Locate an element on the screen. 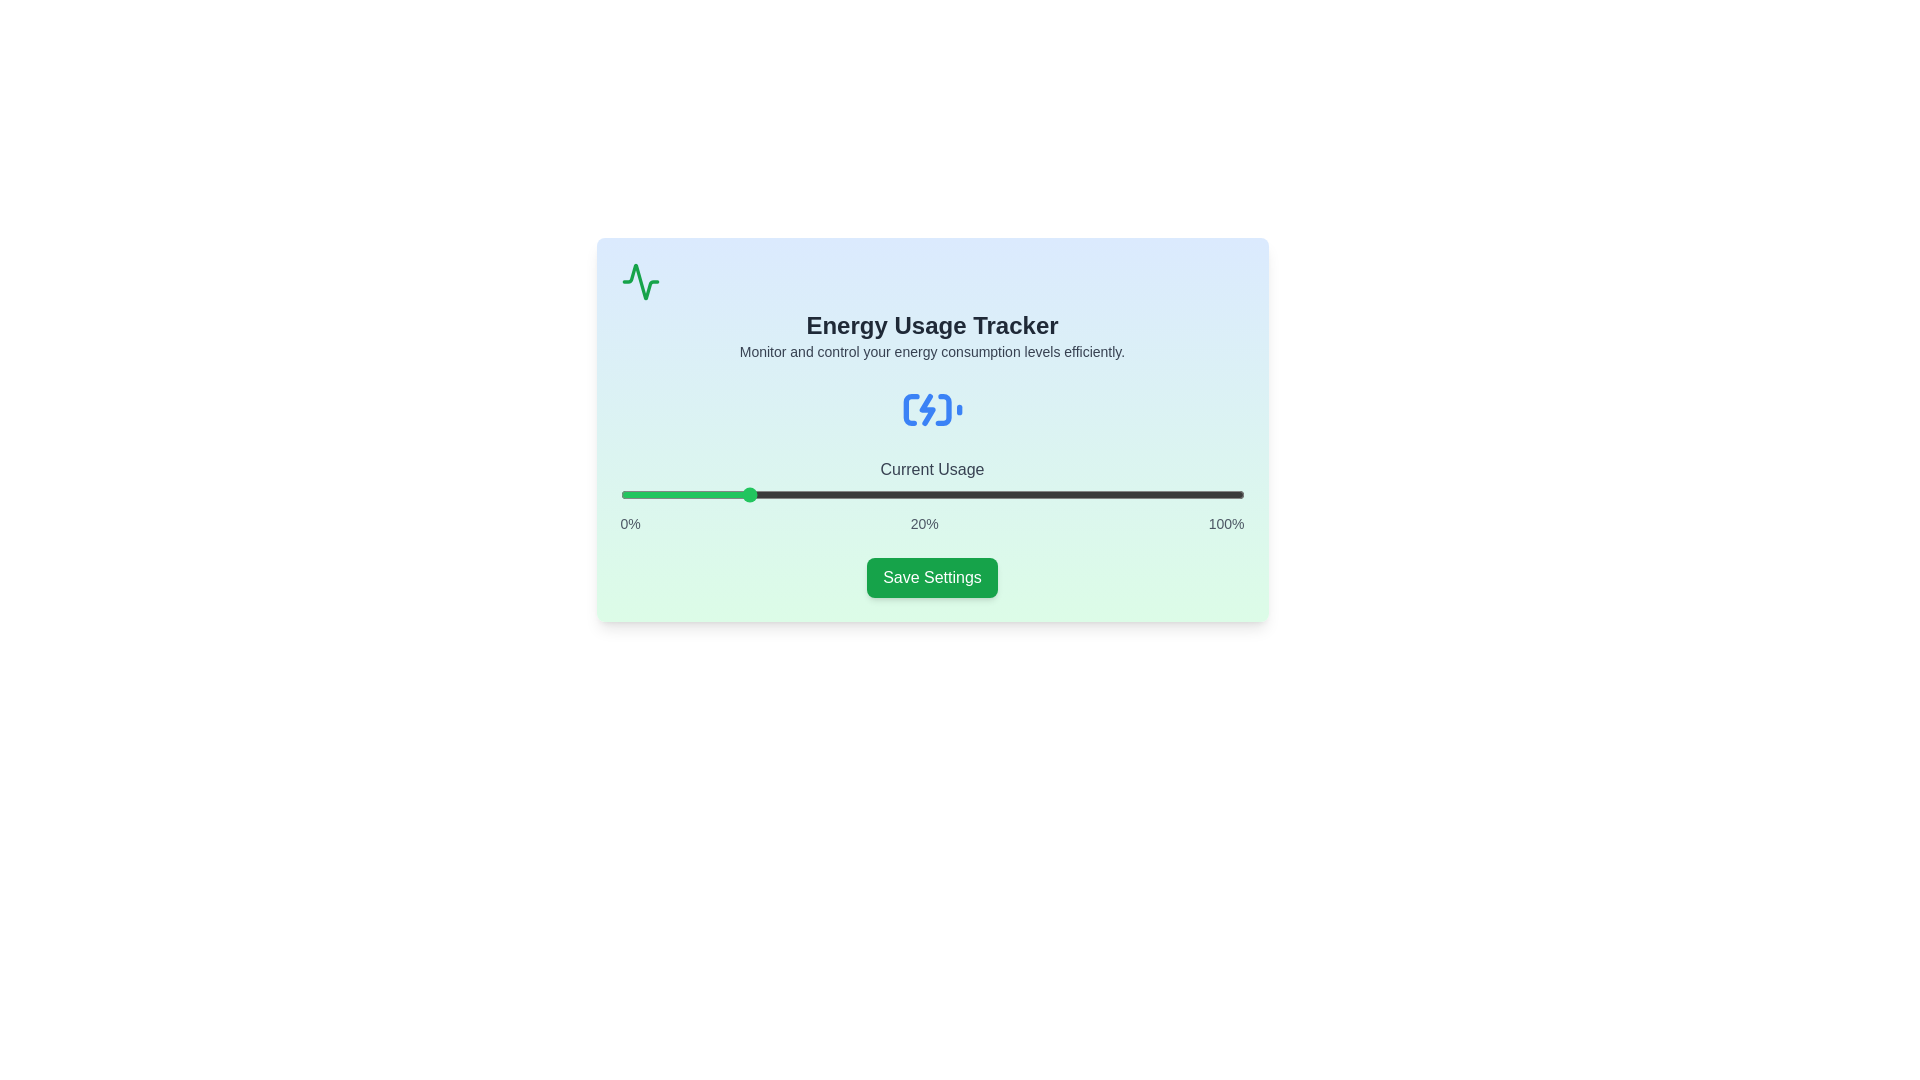 The height and width of the screenshot is (1080, 1920). the energy usage slider to 9% is located at coordinates (676, 494).